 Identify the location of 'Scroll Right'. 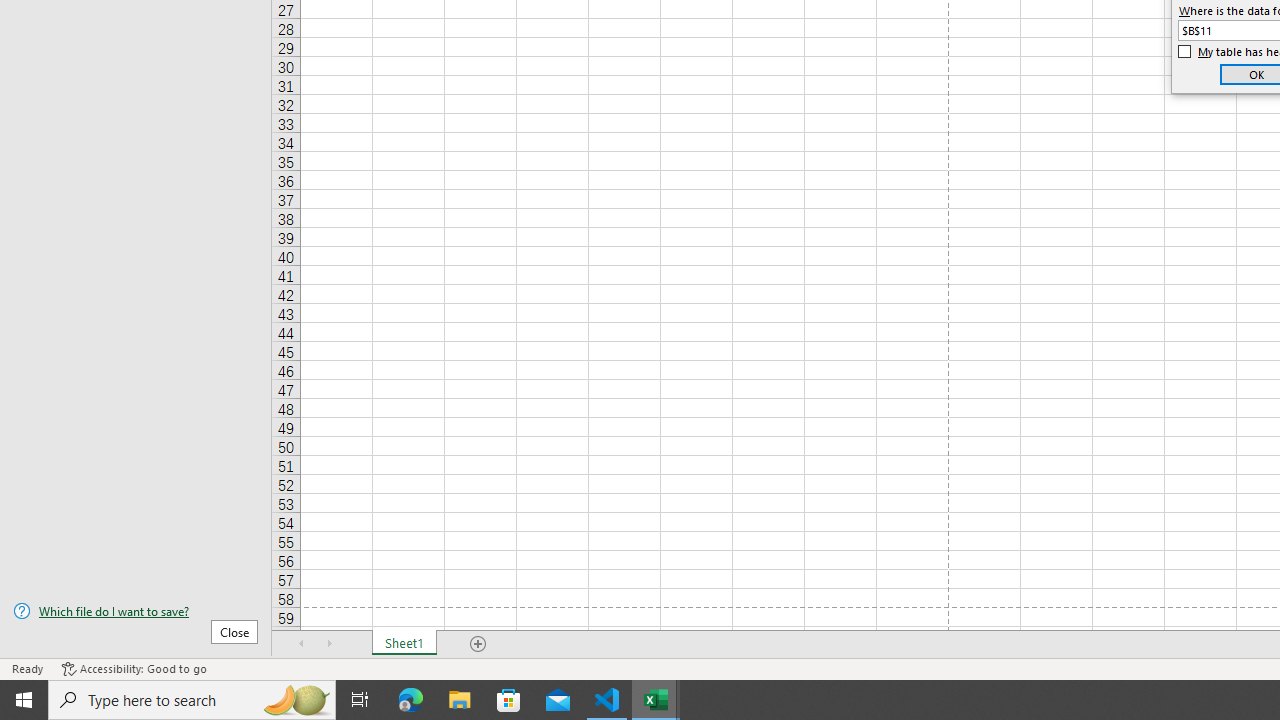
(330, 644).